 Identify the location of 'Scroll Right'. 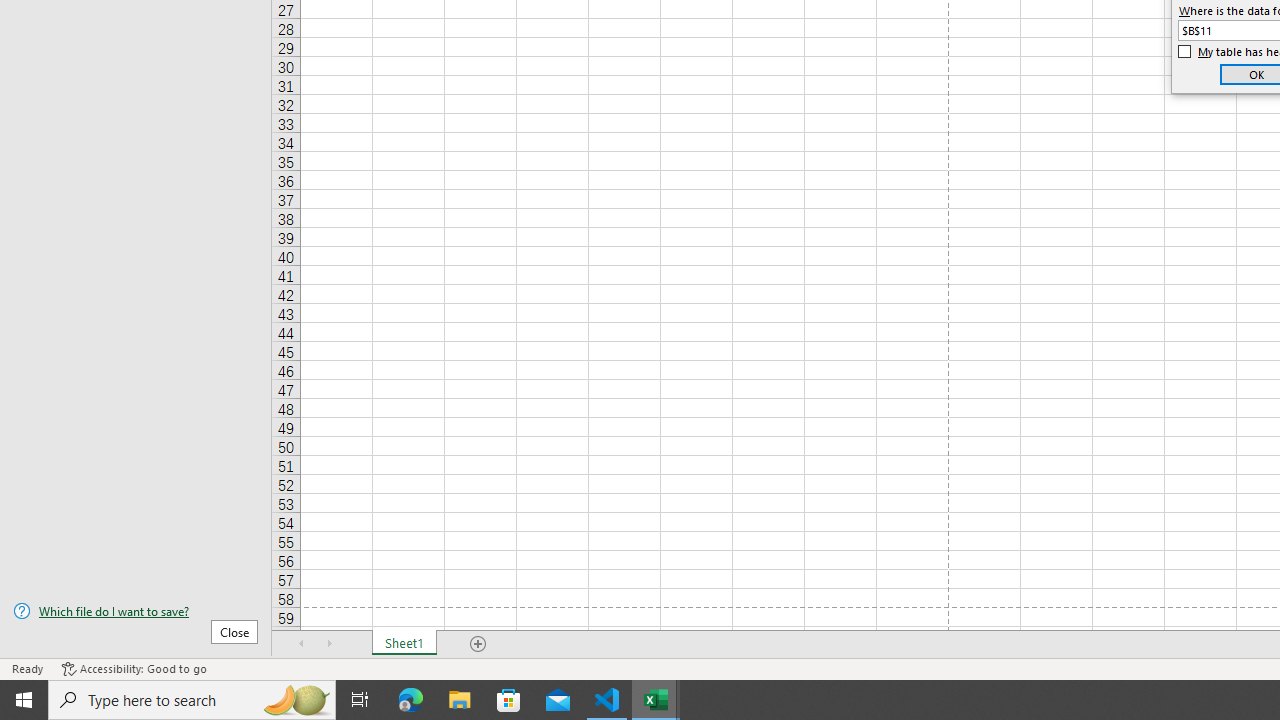
(330, 644).